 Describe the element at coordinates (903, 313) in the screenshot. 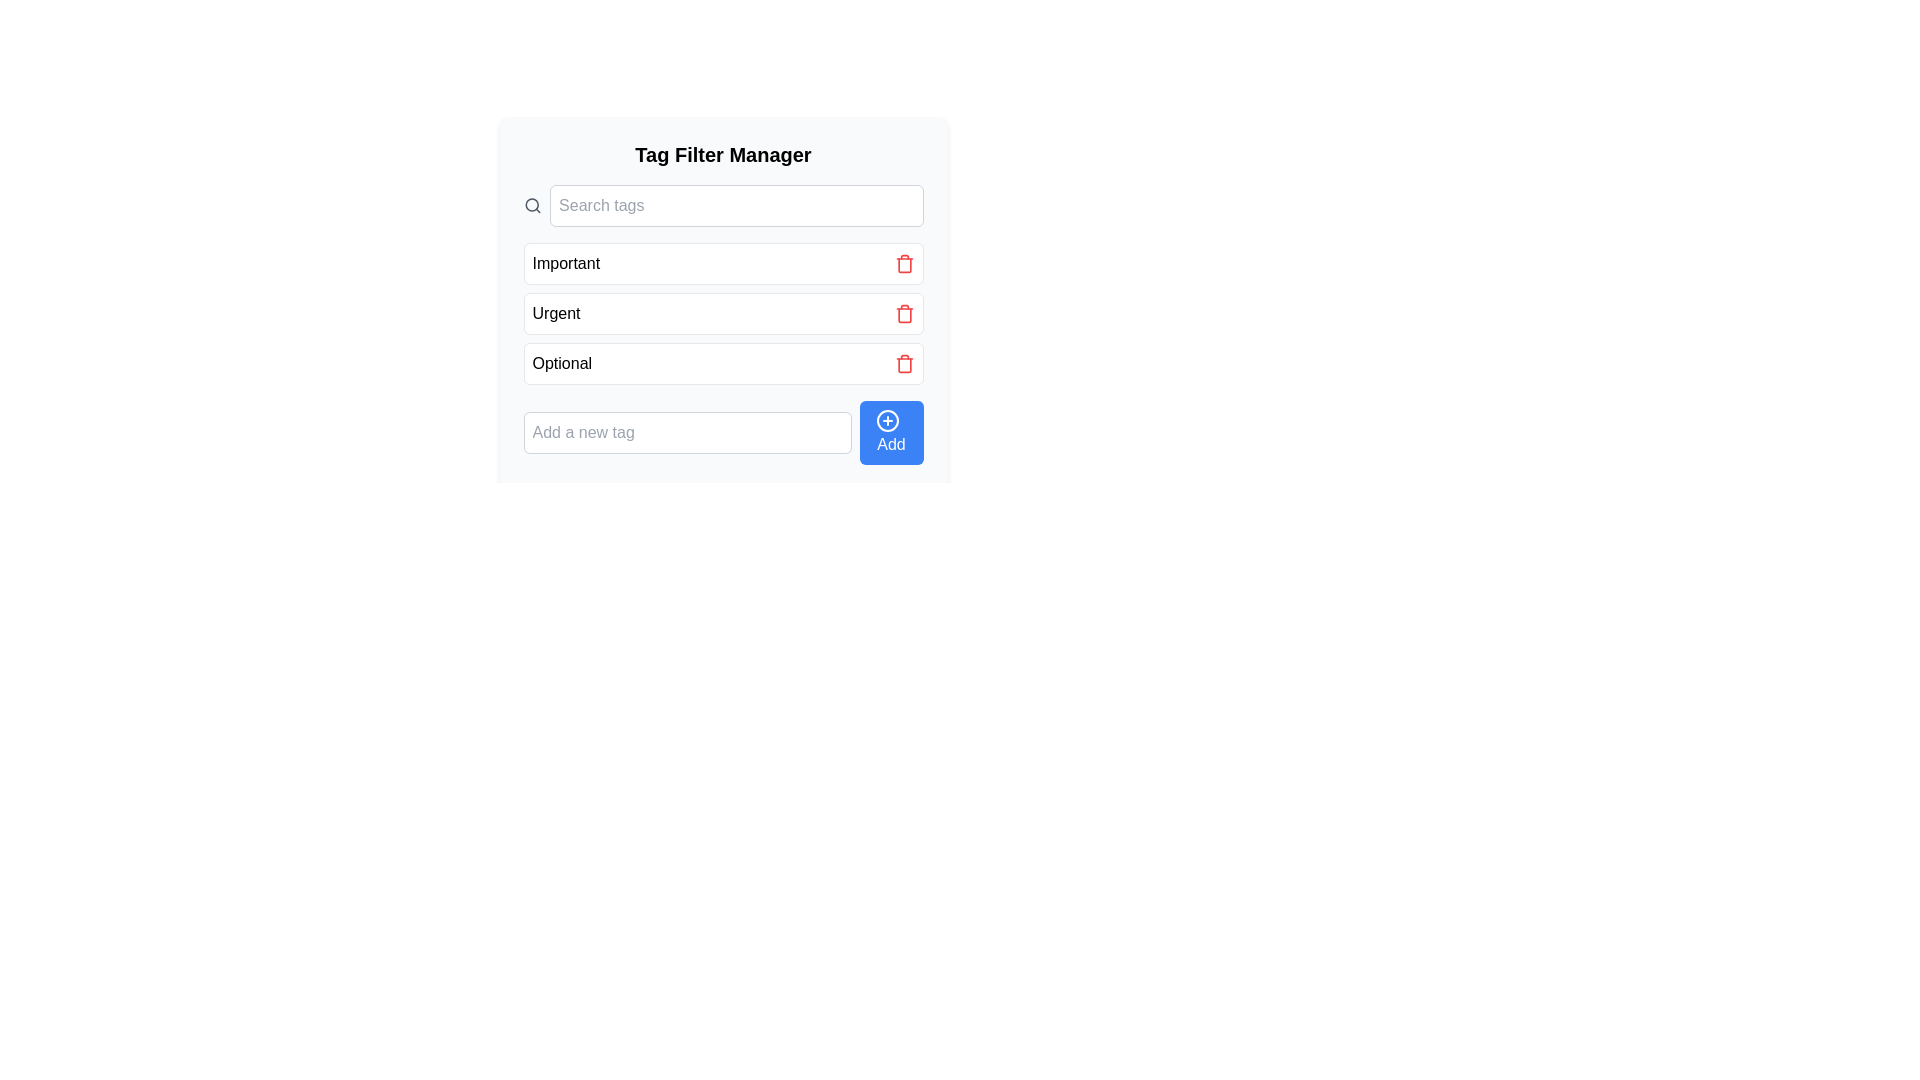

I see `the red trash icon button located at the far right of the 'Urgent' tag row` at that location.